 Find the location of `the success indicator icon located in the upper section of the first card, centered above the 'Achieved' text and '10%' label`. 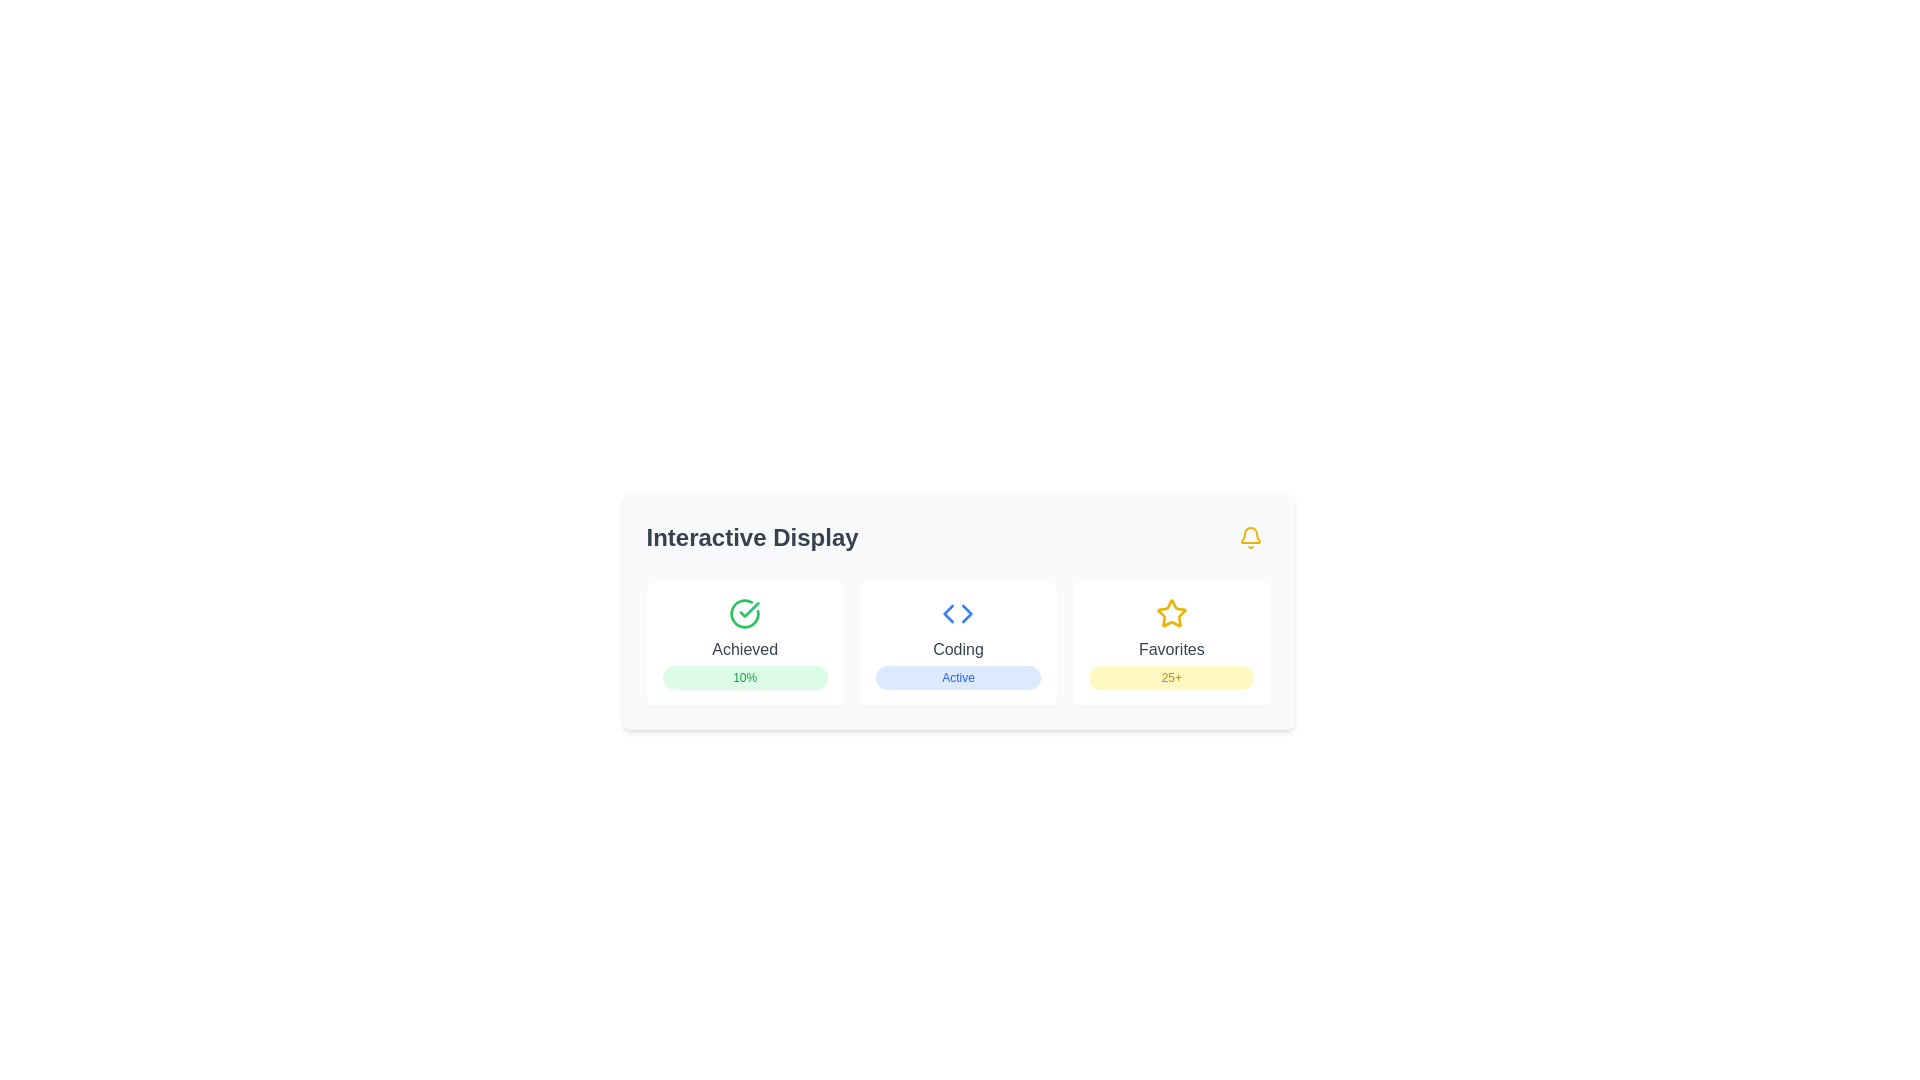

the success indicator icon located in the upper section of the first card, centered above the 'Achieved' text and '10%' label is located at coordinates (744, 612).